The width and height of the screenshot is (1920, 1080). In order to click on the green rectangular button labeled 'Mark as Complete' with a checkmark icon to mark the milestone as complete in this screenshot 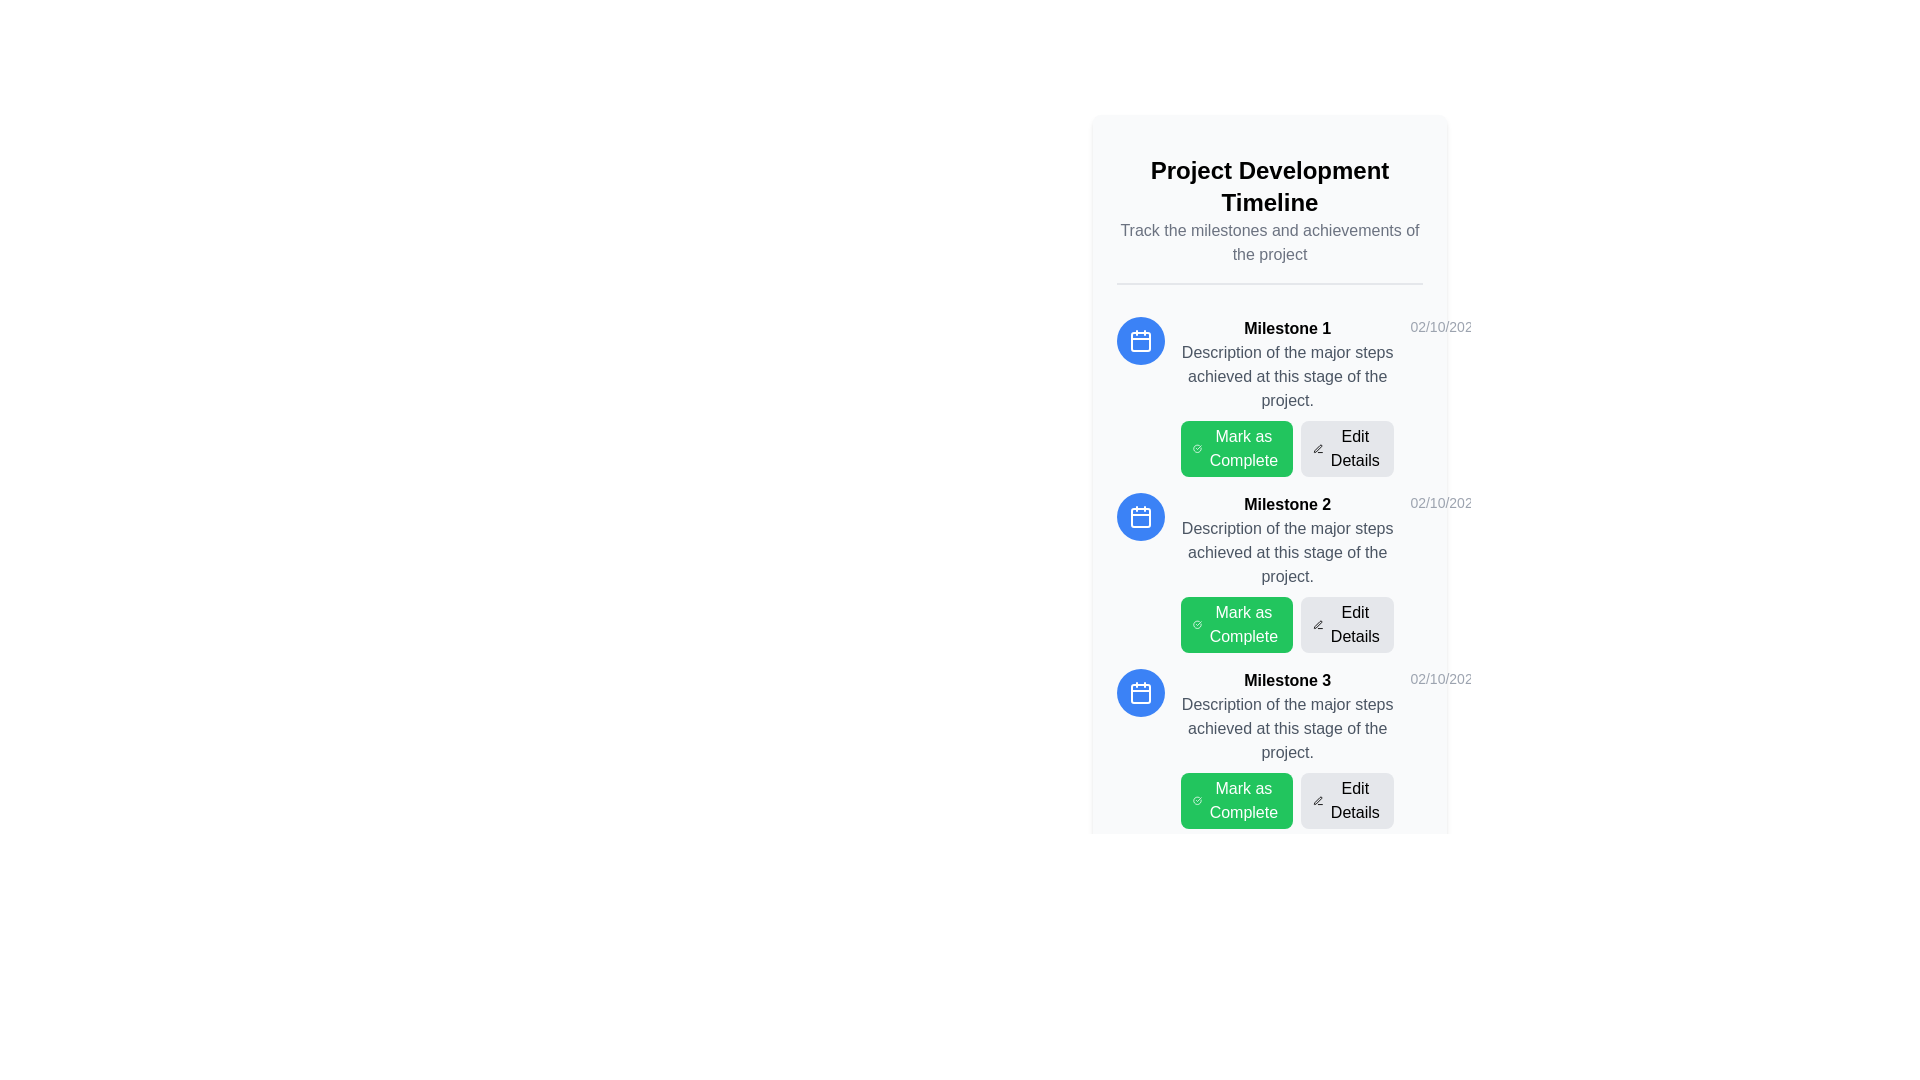, I will do `click(1236, 623)`.